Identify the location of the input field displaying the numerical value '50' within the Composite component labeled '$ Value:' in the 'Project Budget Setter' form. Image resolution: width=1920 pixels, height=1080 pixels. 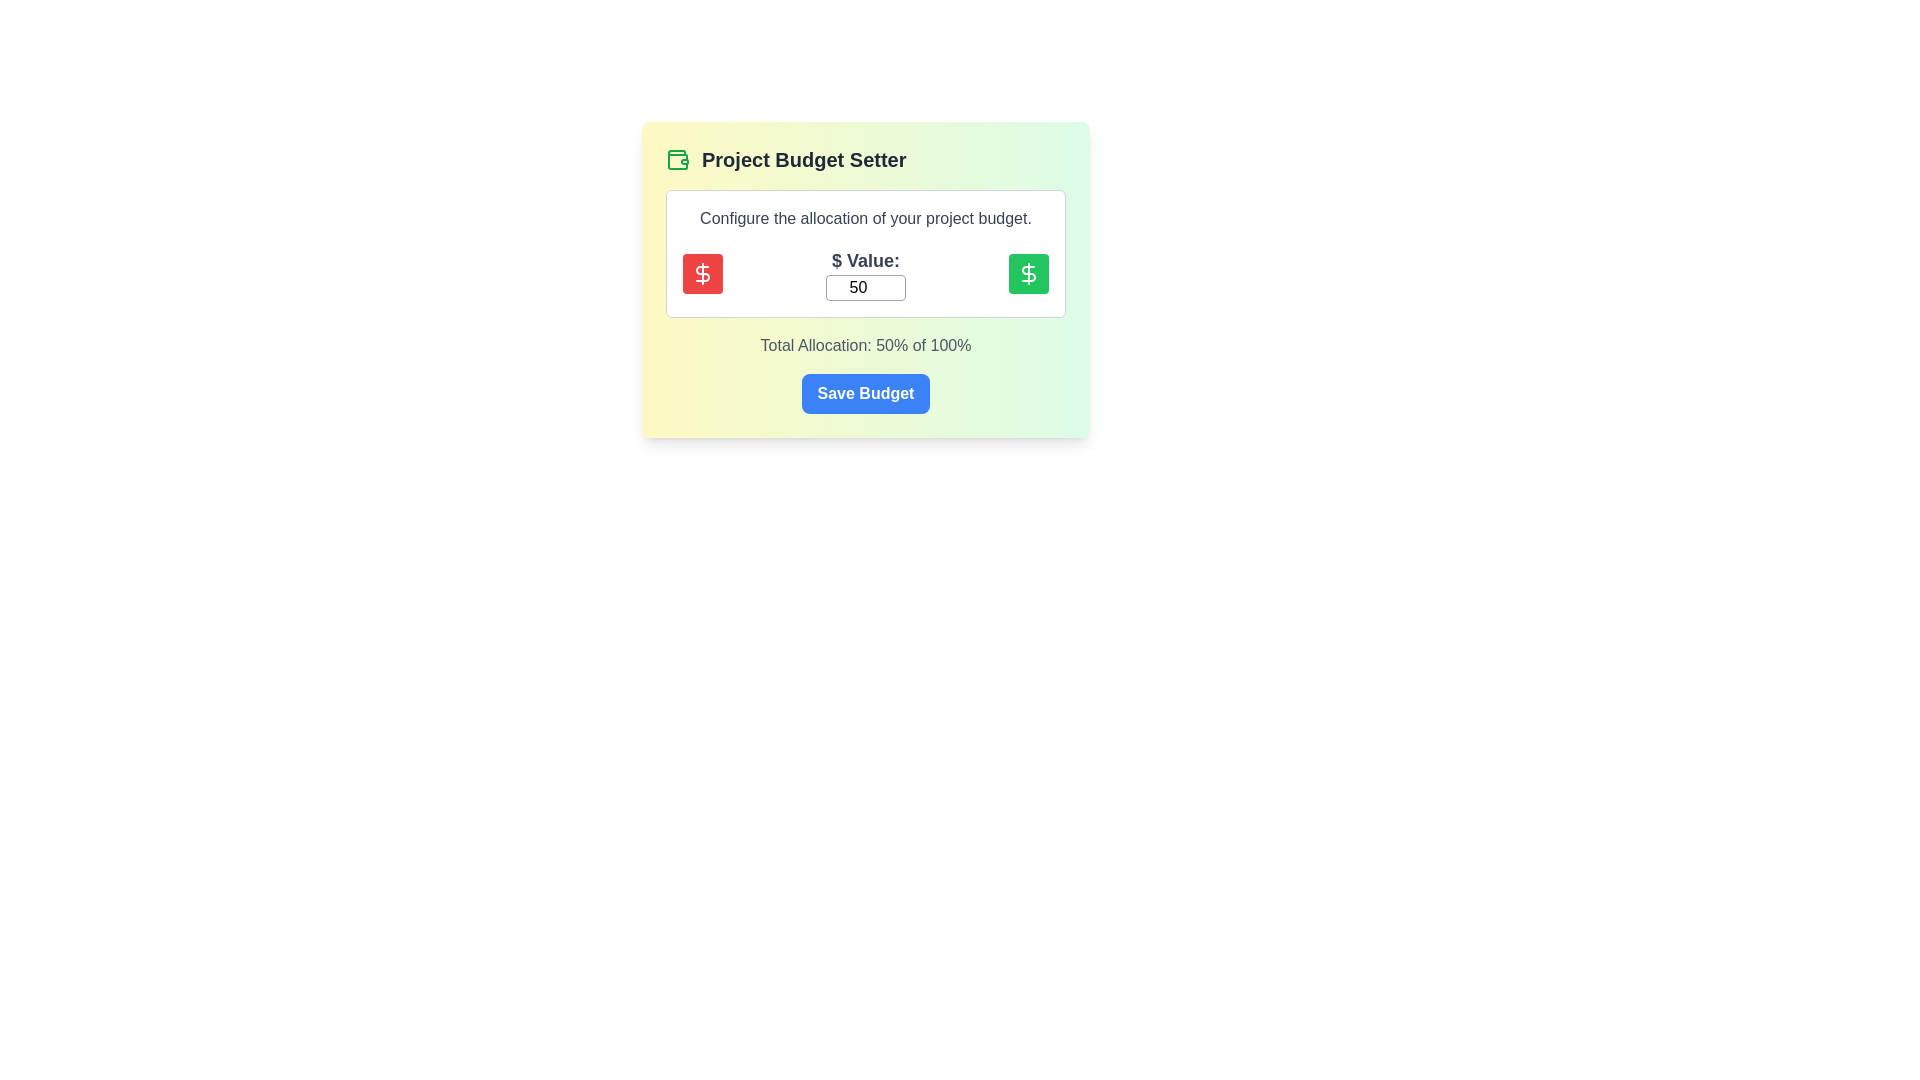
(865, 273).